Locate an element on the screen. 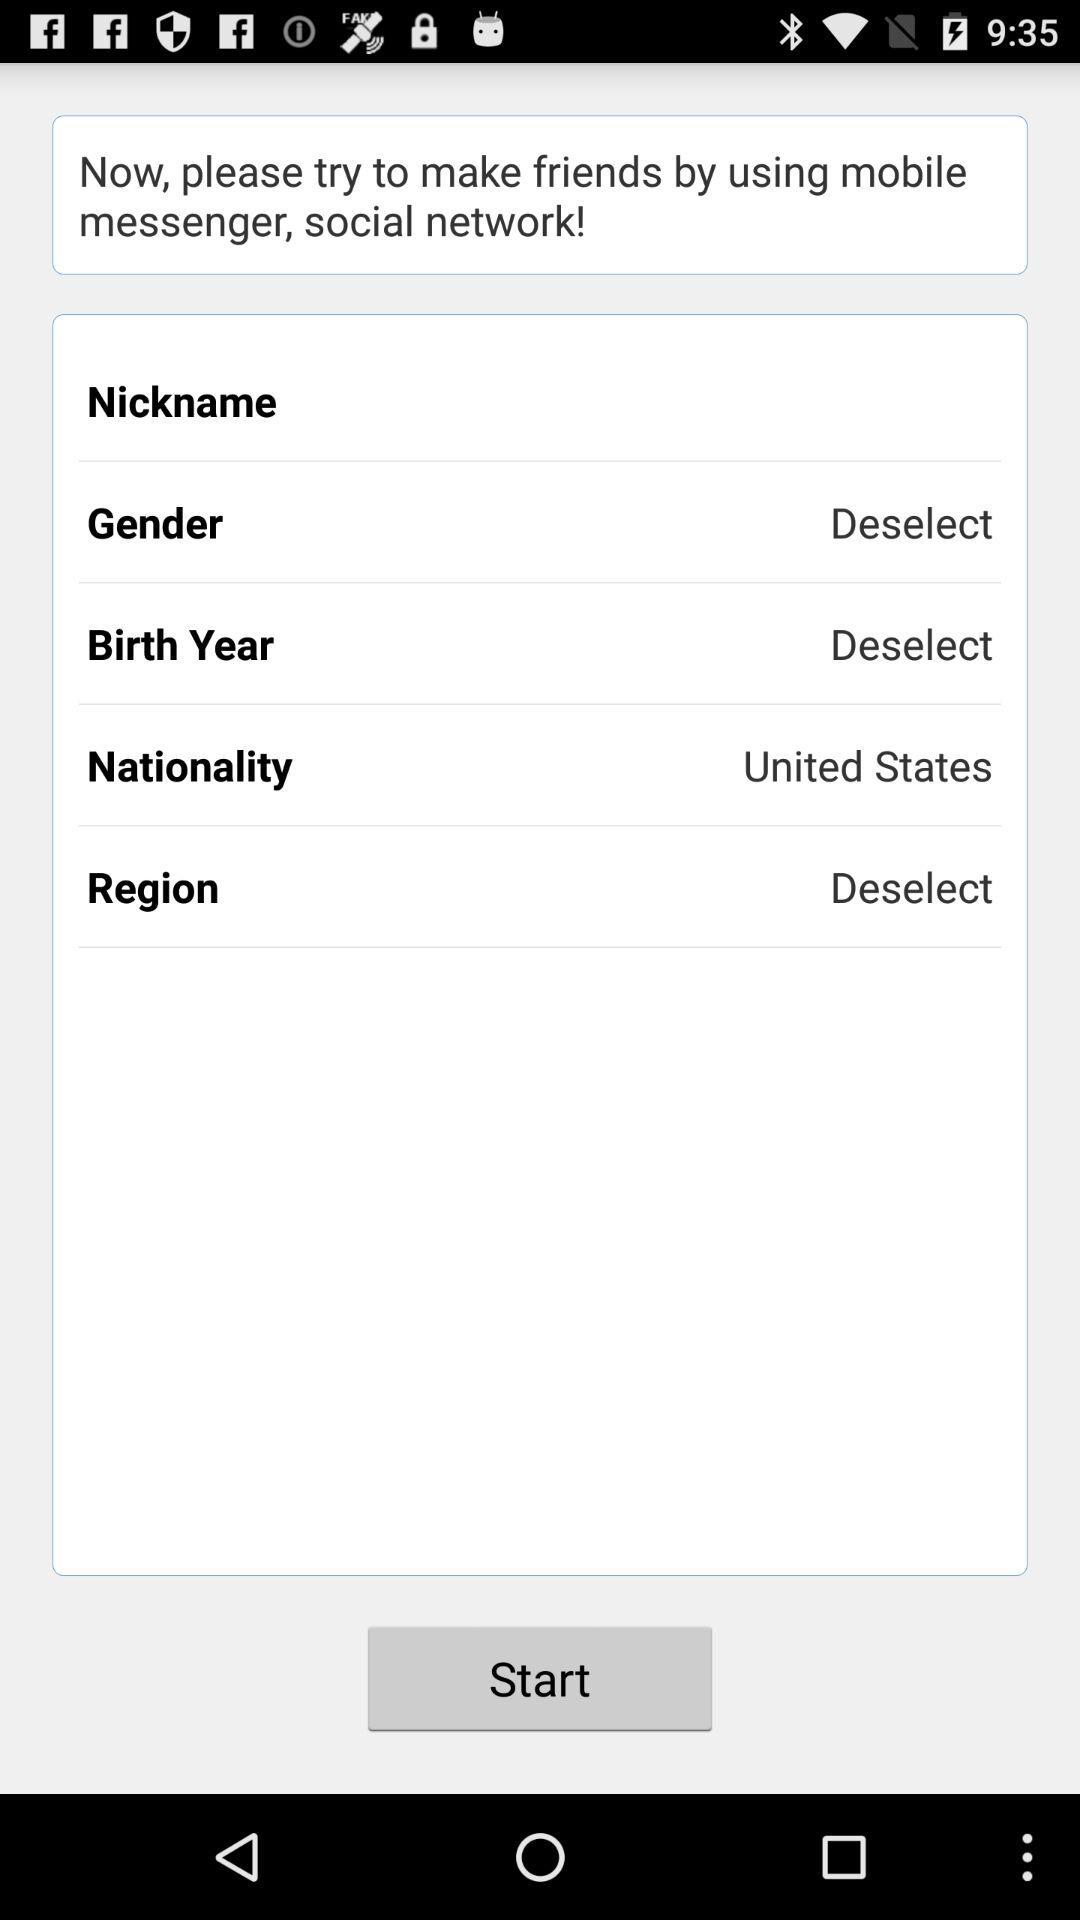  the item below the region icon is located at coordinates (540, 1678).